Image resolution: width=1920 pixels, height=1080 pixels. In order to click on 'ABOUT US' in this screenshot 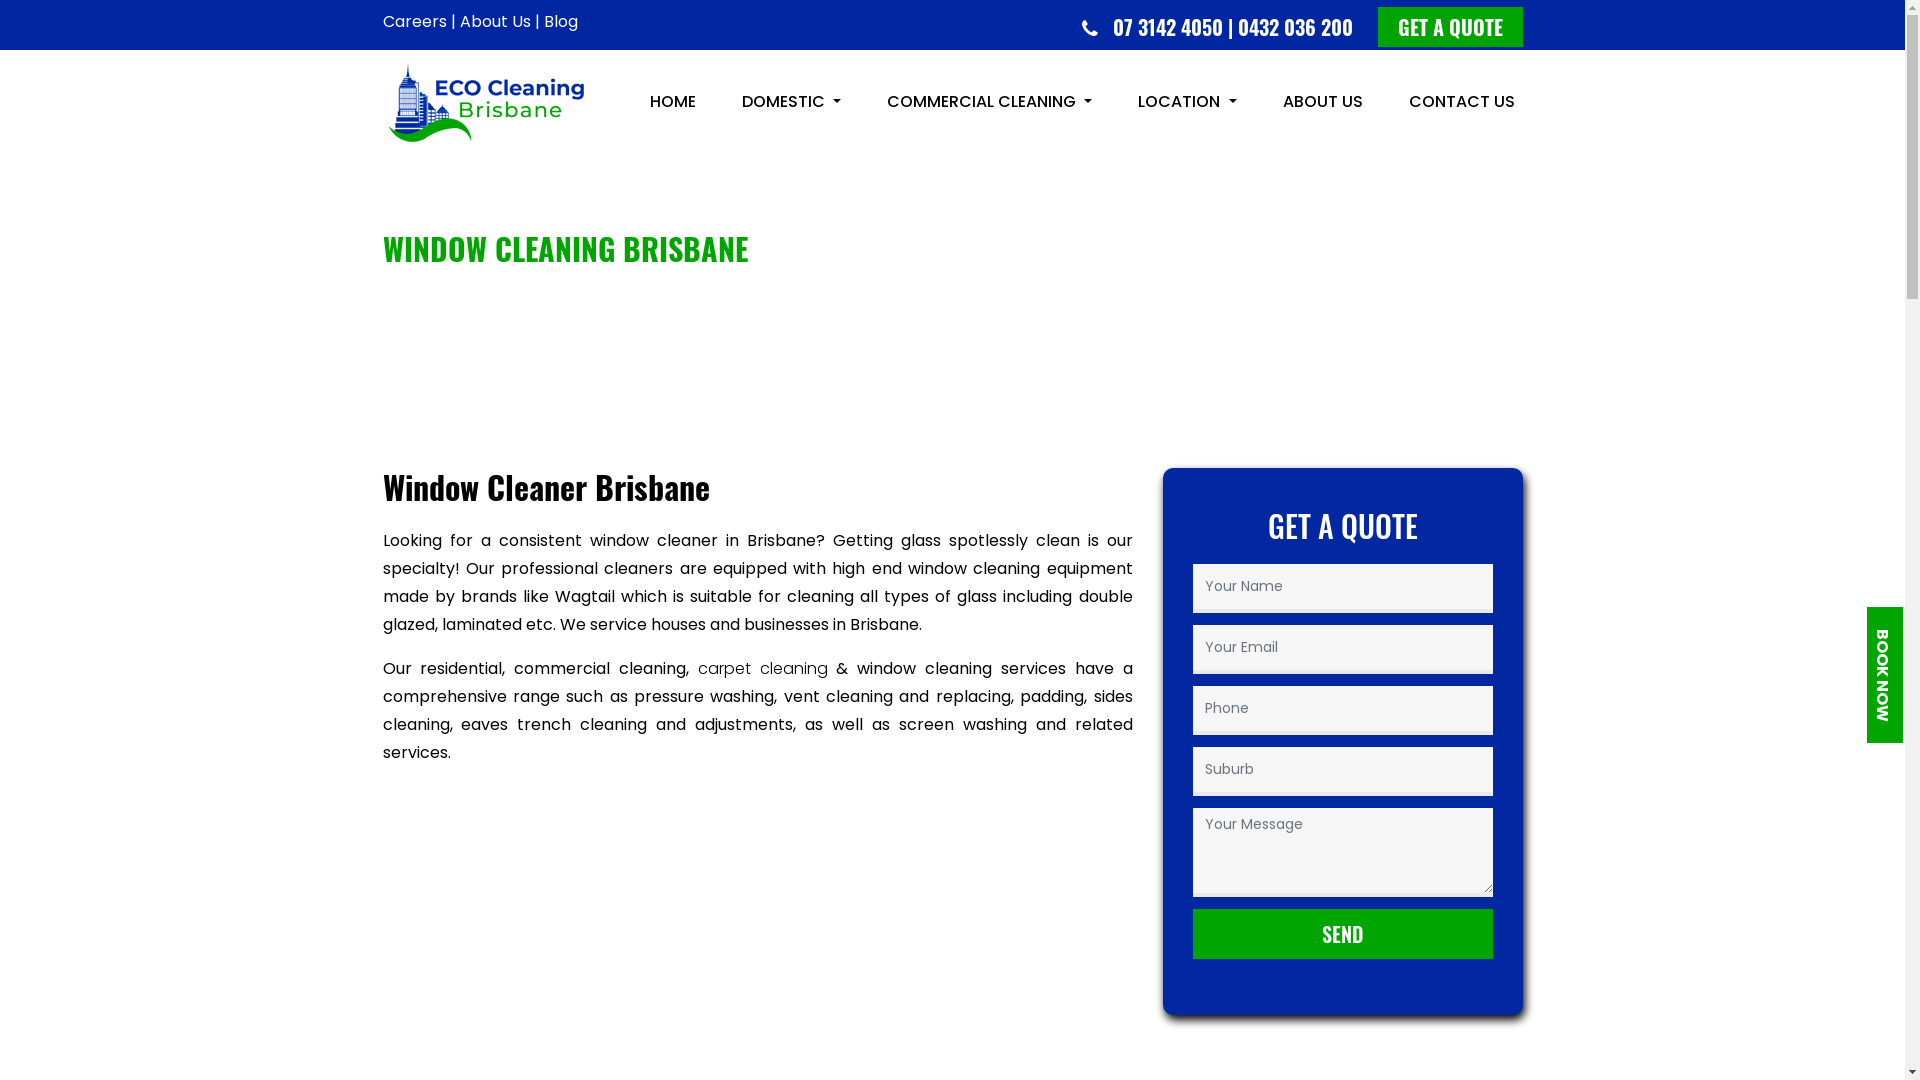, I will do `click(1272, 101)`.